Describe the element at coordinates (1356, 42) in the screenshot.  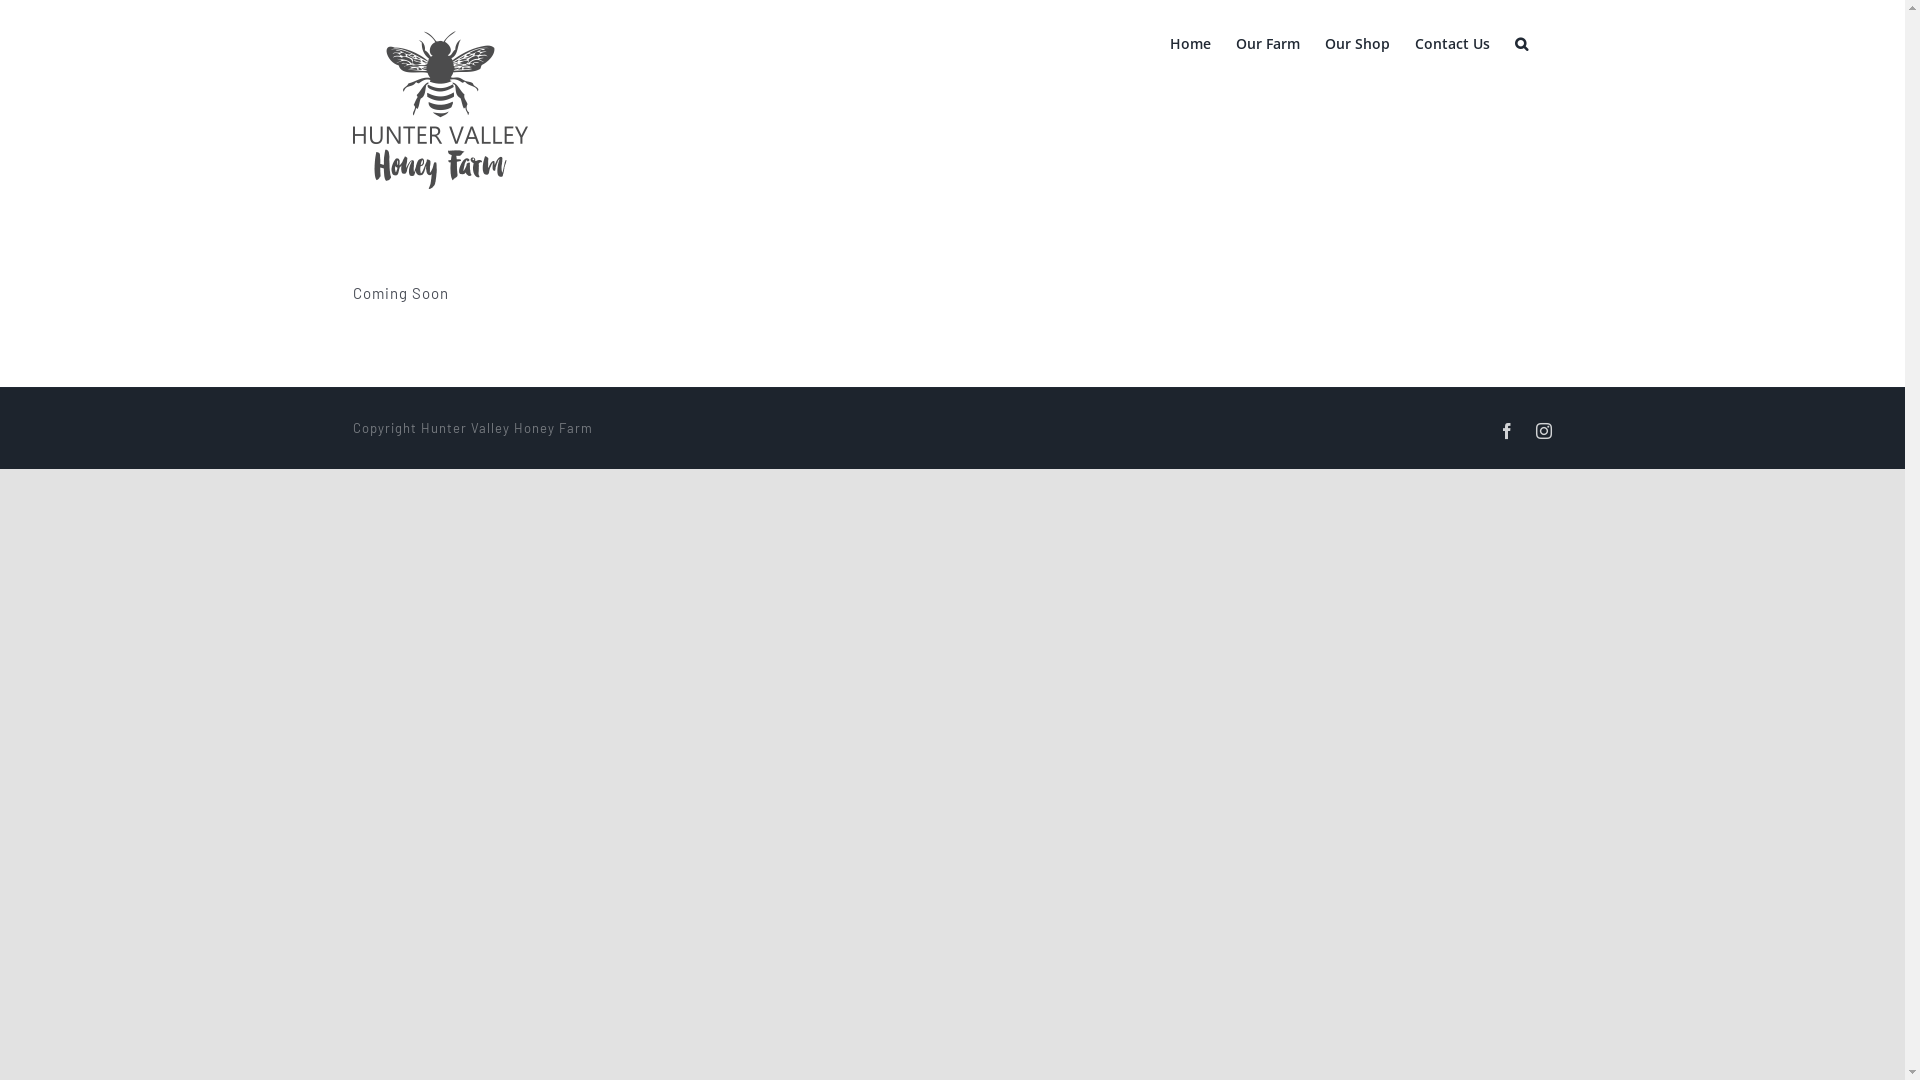
I see `'Our Shop'` at that location.